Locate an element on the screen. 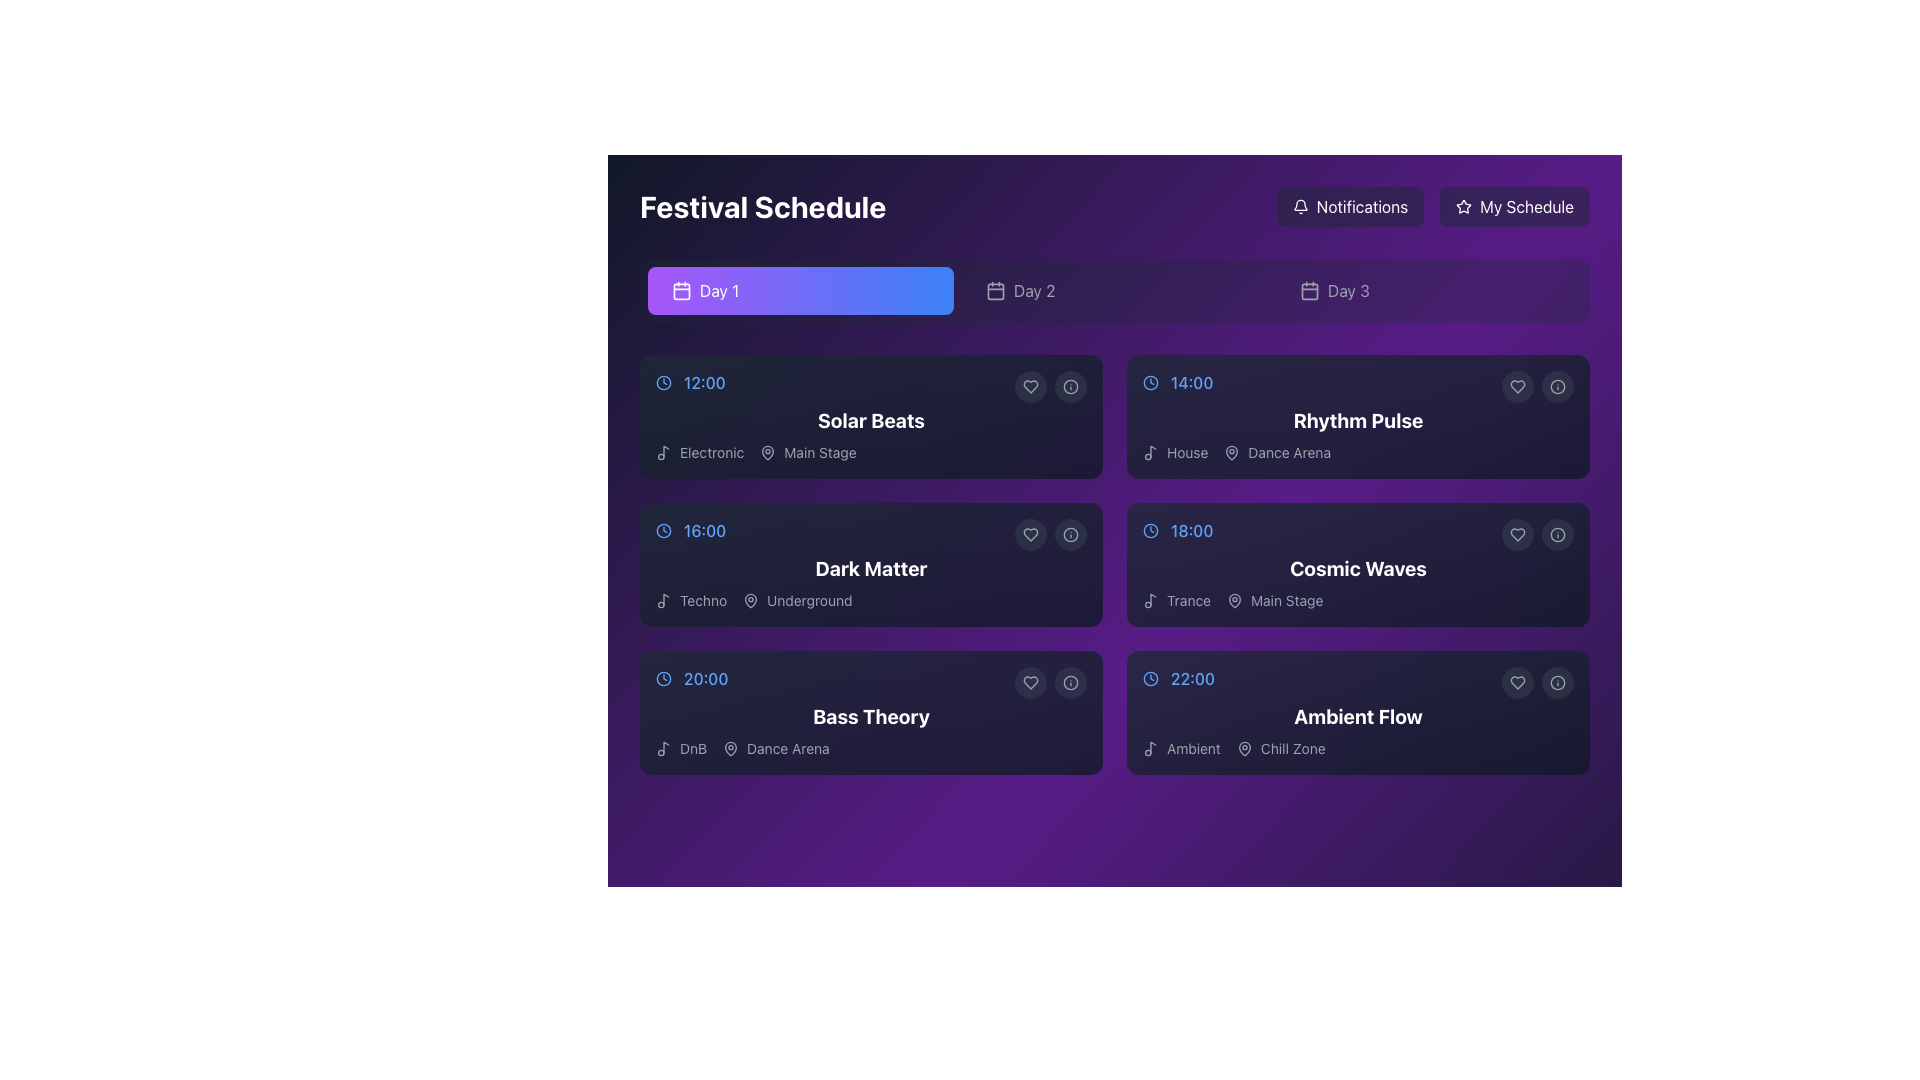 The image size is (1920, 1080). static label indicating 'Day 2' within the button located in the horizontal navigation menu, positioned between 'Day 1' and 'Day 3' buttons is located at coordinates (1034, 290).